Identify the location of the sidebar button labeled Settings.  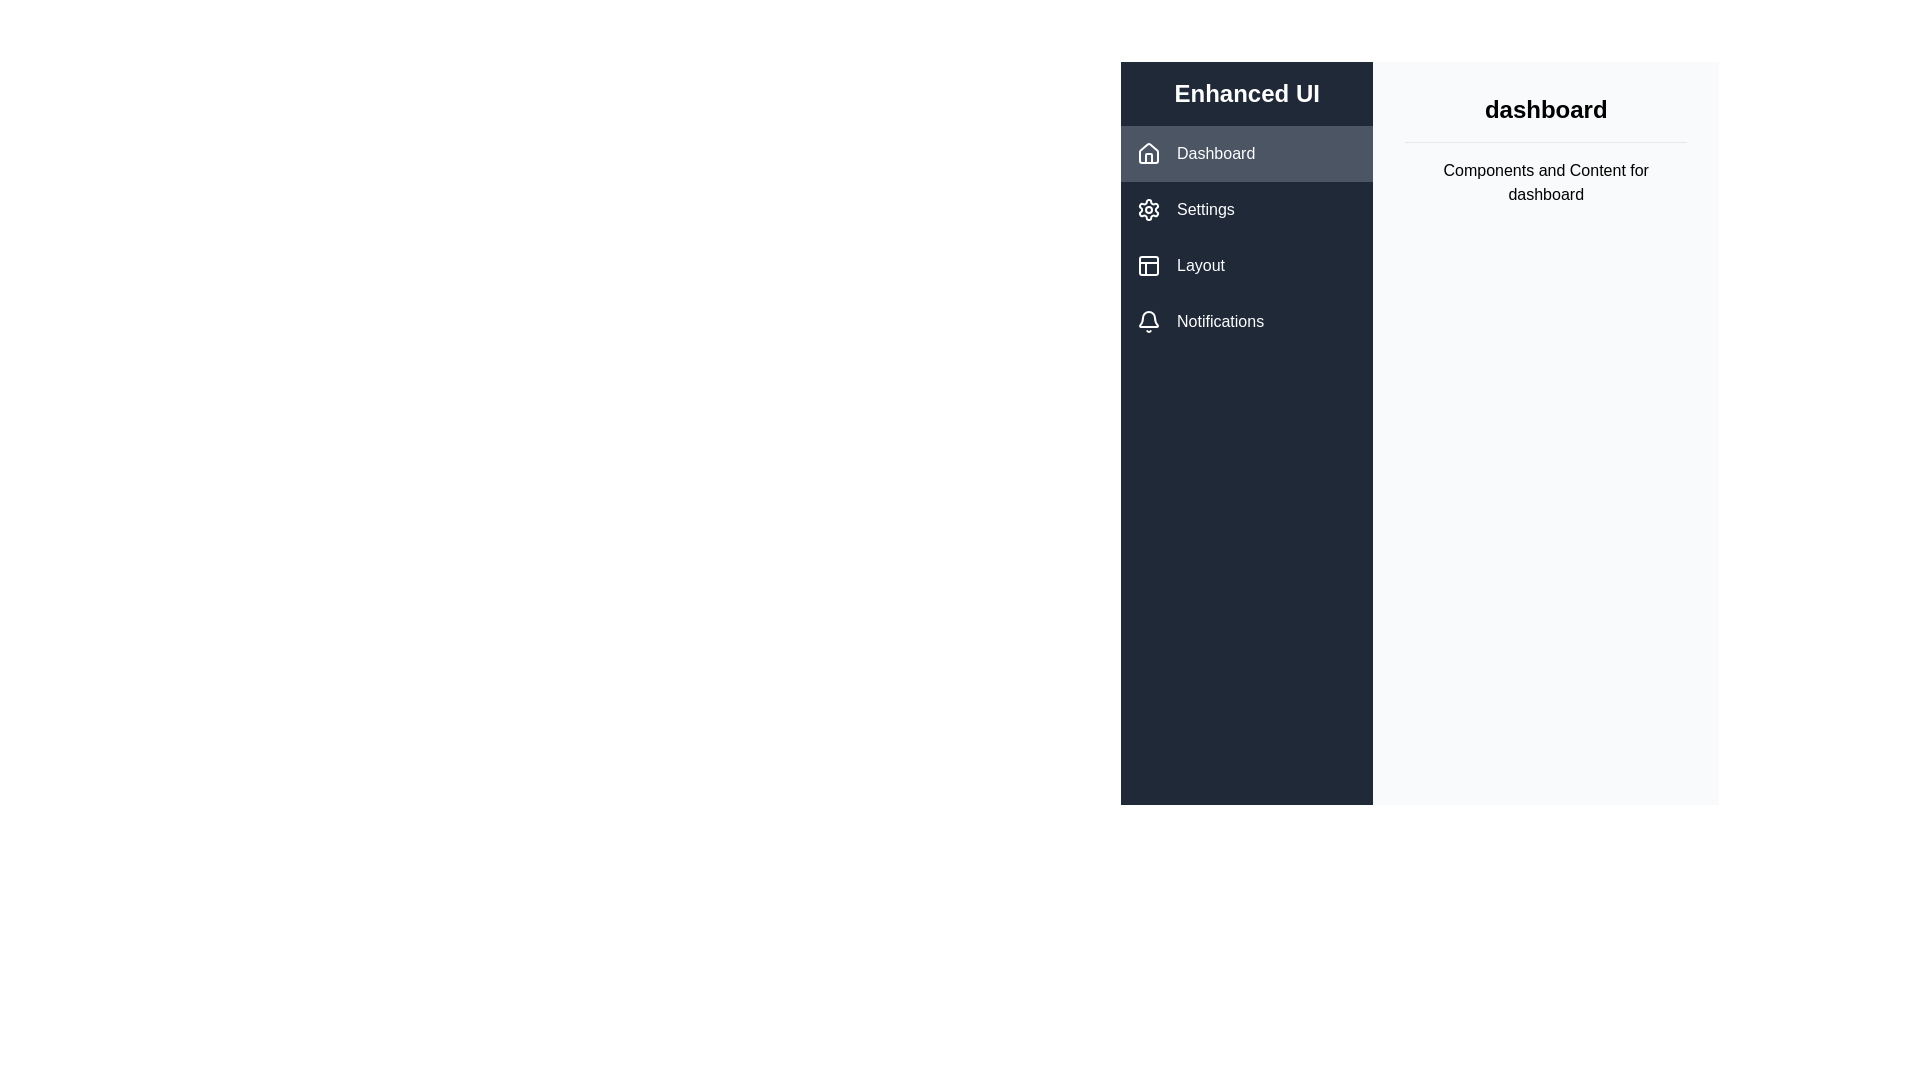
(1246, 209).